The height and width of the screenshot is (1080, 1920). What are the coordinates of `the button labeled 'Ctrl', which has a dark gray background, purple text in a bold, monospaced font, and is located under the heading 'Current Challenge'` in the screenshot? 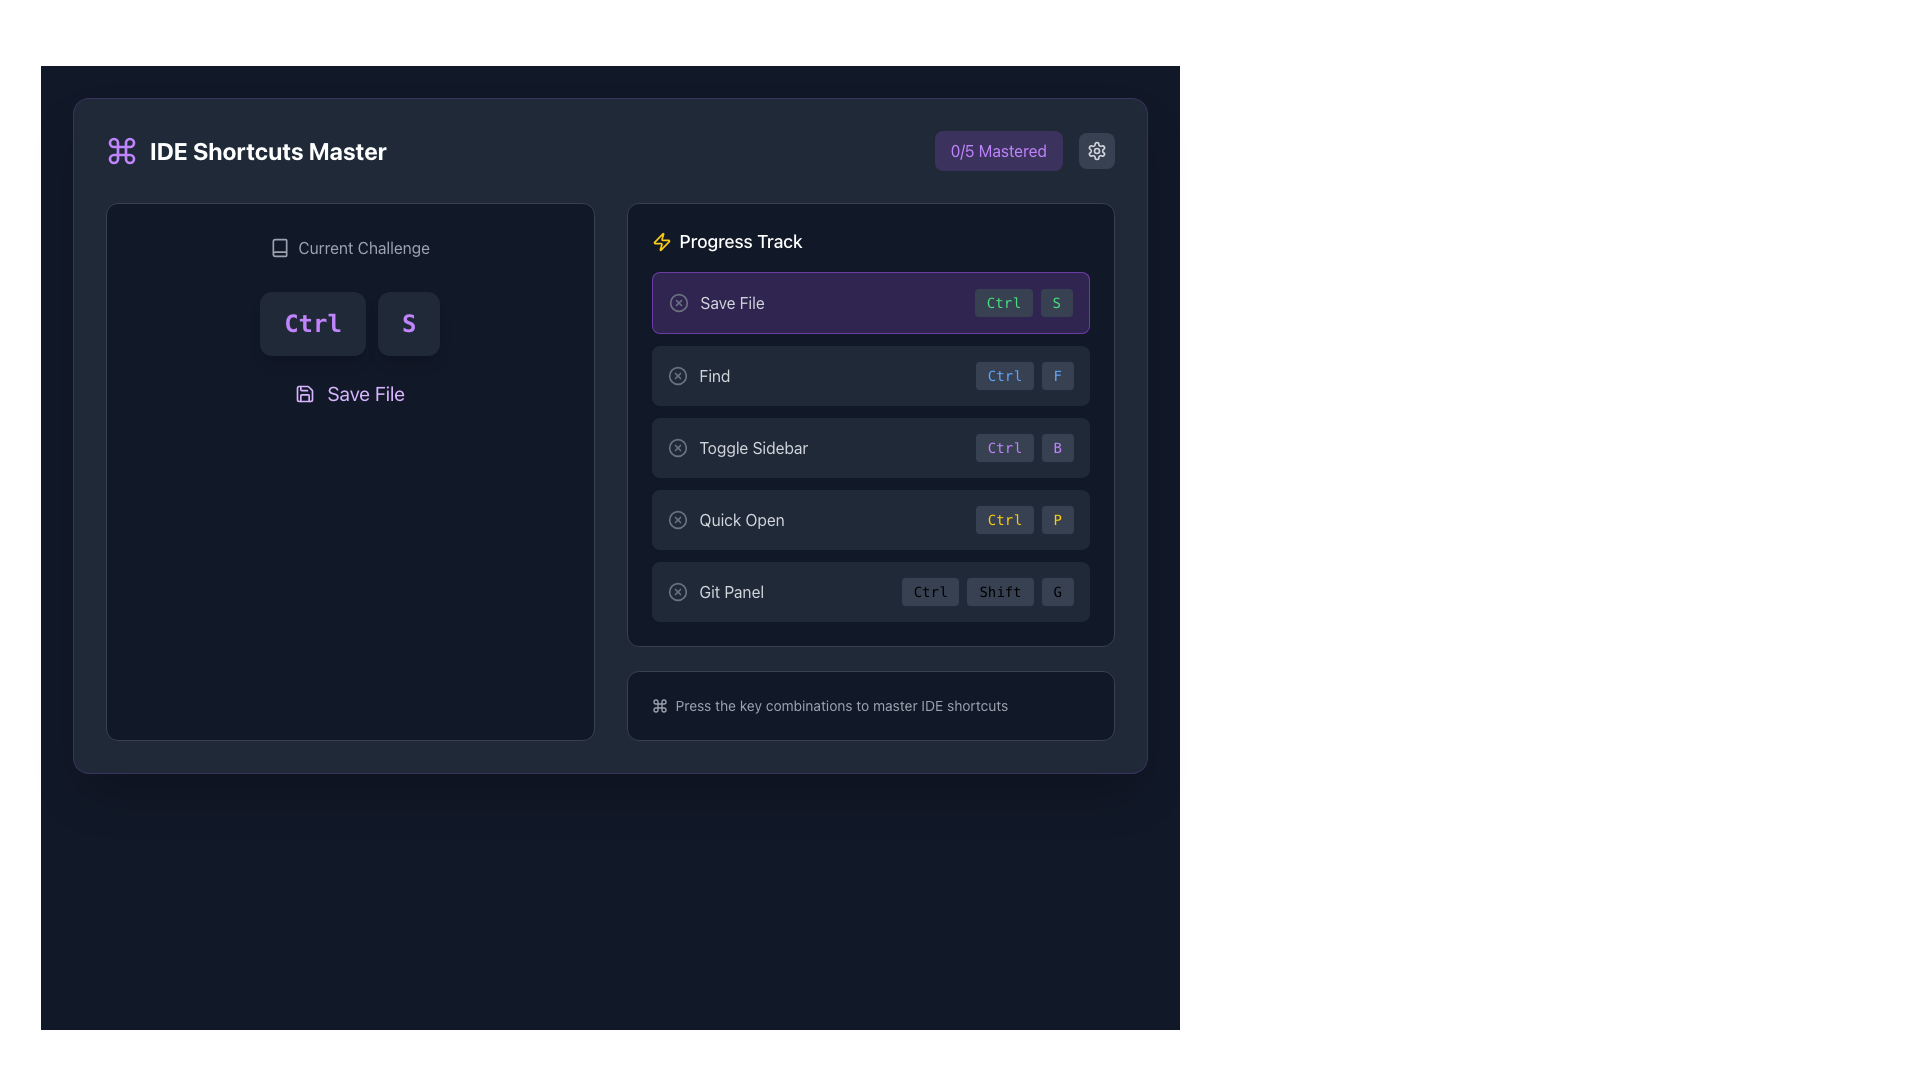 It's located at (311, 323).